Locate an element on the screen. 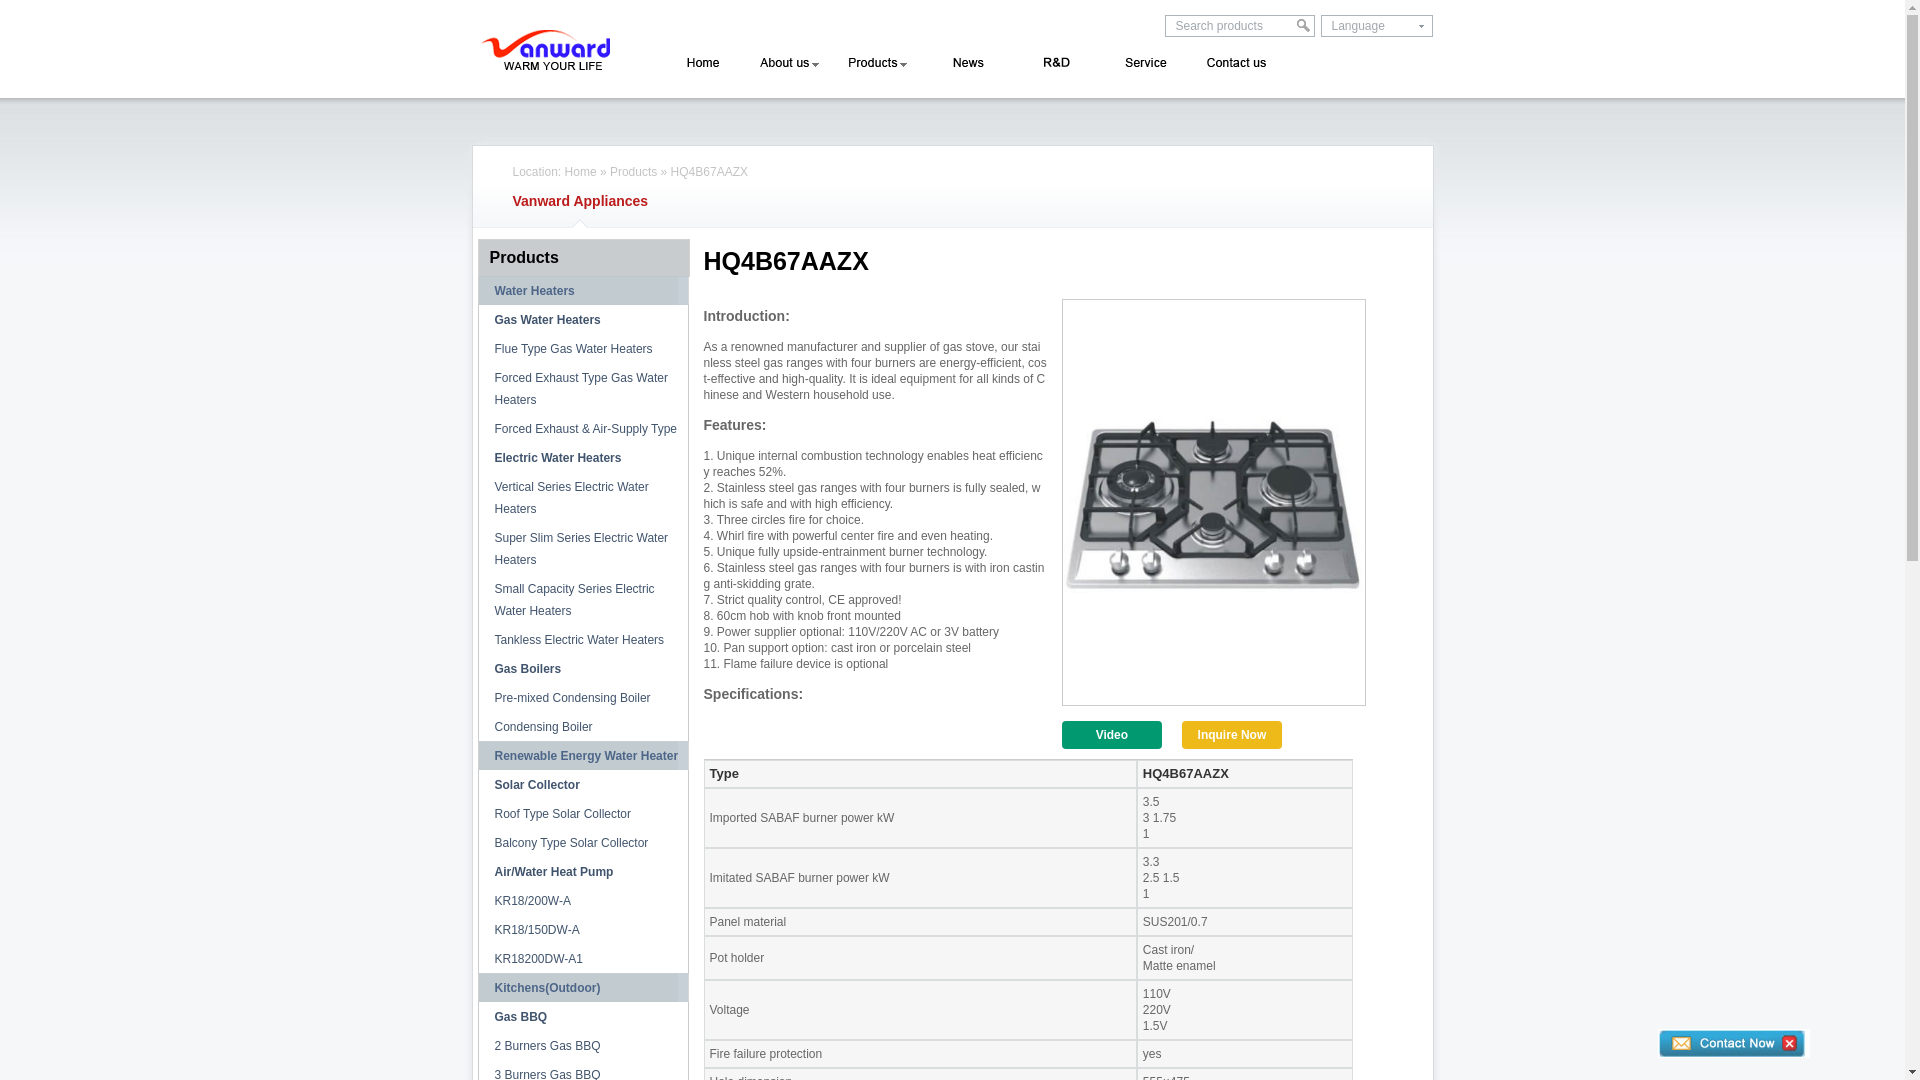 The width and height of the screenshot is (1920, 1080). 'Video' is located at coordinates (1111, 735).